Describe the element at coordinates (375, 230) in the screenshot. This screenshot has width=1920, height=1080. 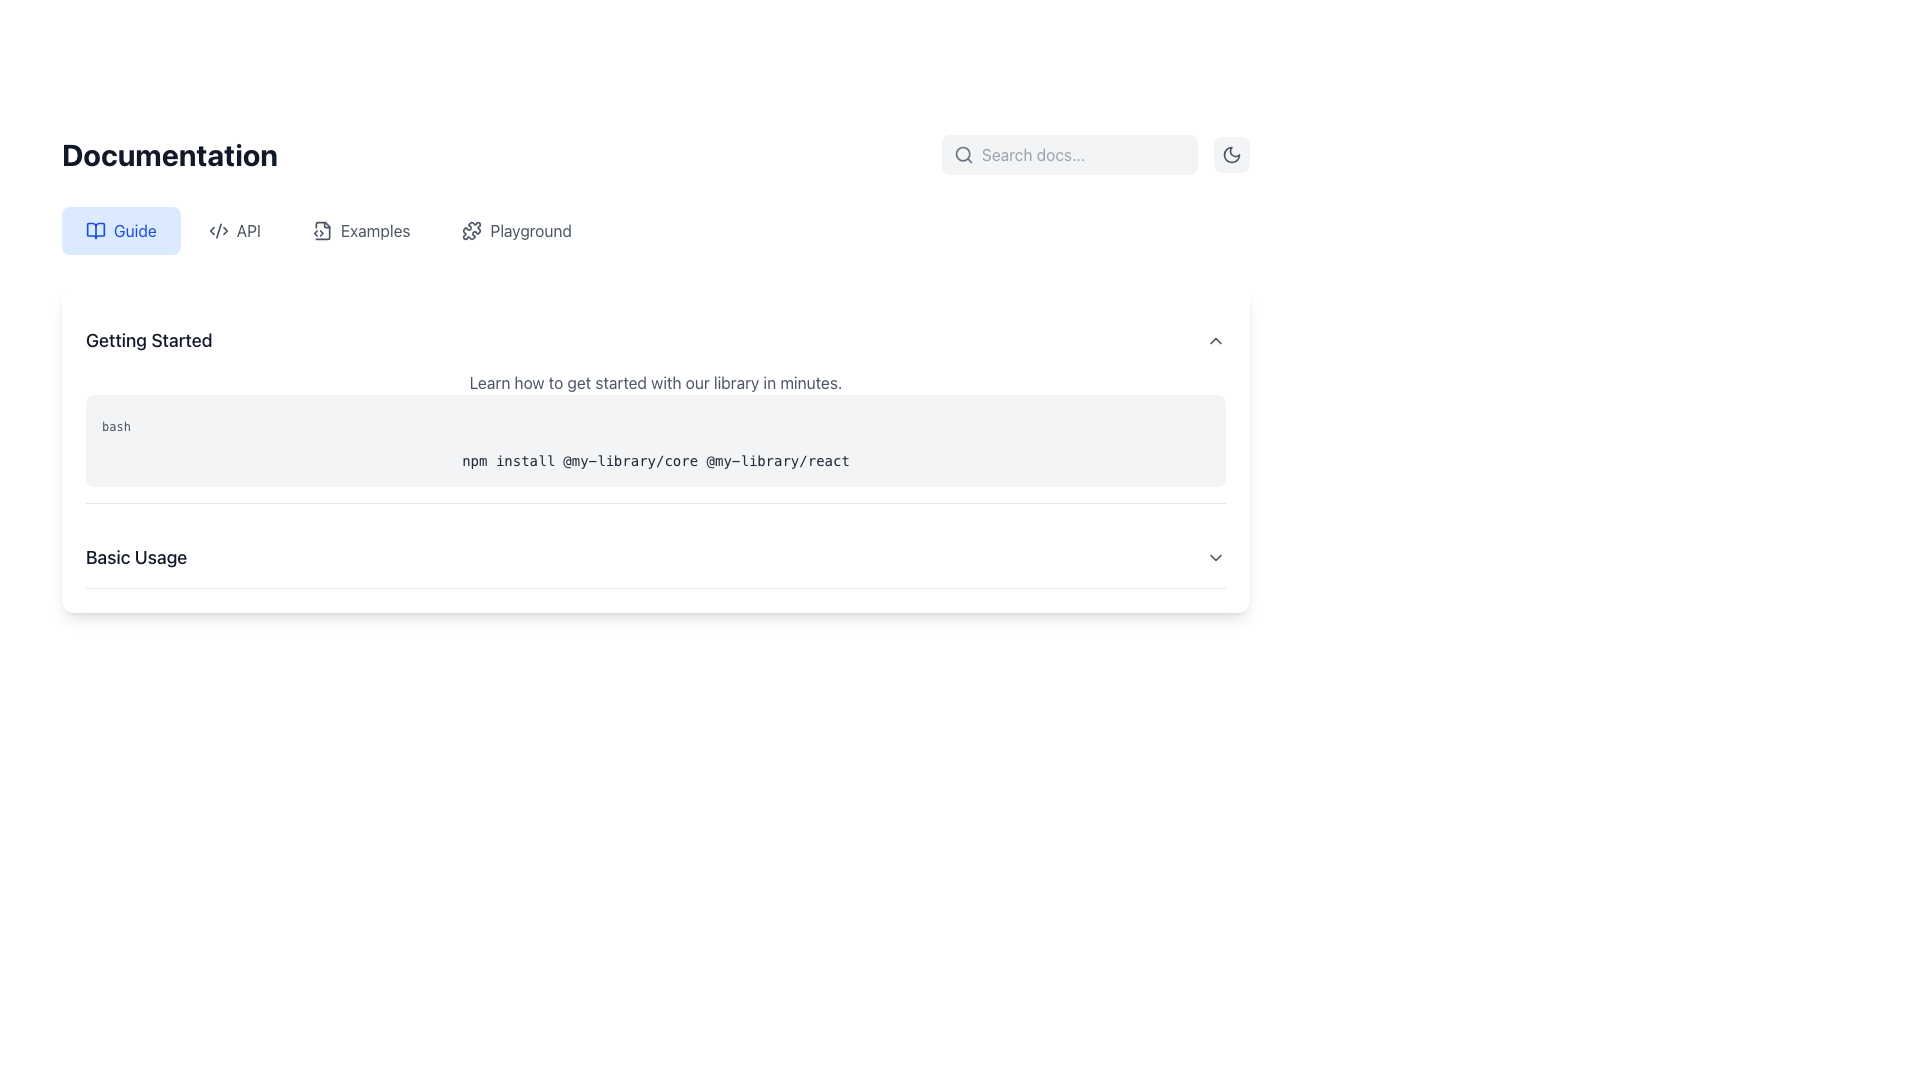
I see `the Navigation Menu Text Label that redirects users to the 'Examples' section of the application` at that location.